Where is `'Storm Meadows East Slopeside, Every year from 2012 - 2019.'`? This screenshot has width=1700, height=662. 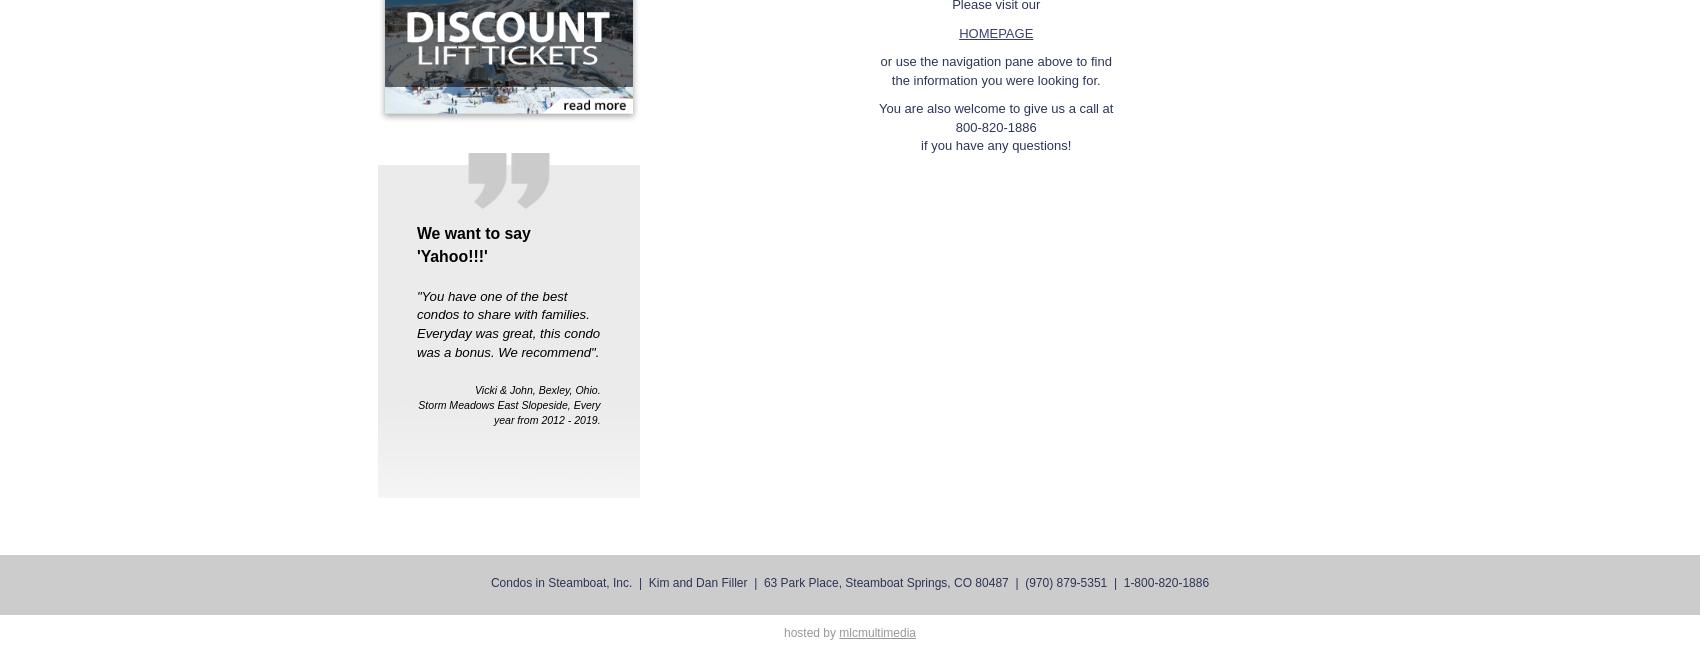 'Storm Meadows East Slopeside, Every year from 2012 - 2019.' is located at coordinates (508, 412).